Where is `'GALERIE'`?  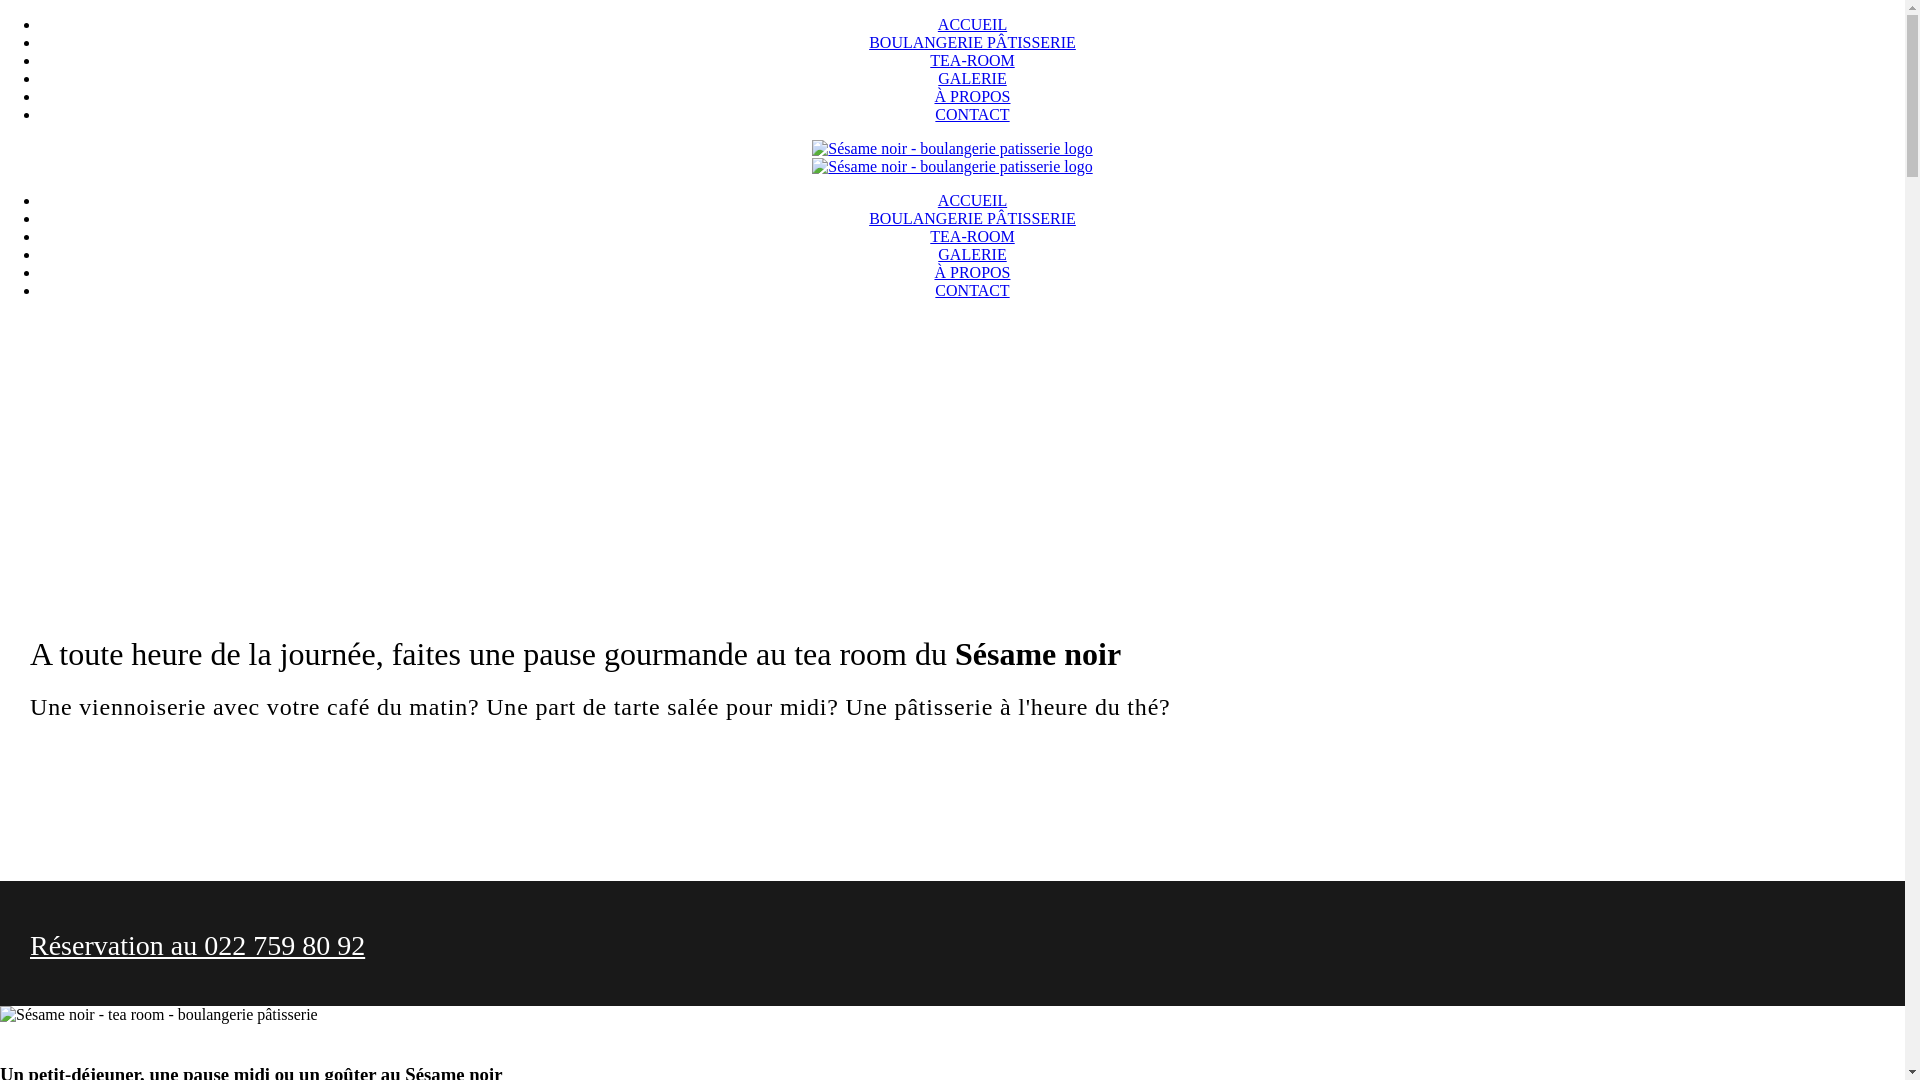
'GALERIE' is located at coordinates (971, 77).